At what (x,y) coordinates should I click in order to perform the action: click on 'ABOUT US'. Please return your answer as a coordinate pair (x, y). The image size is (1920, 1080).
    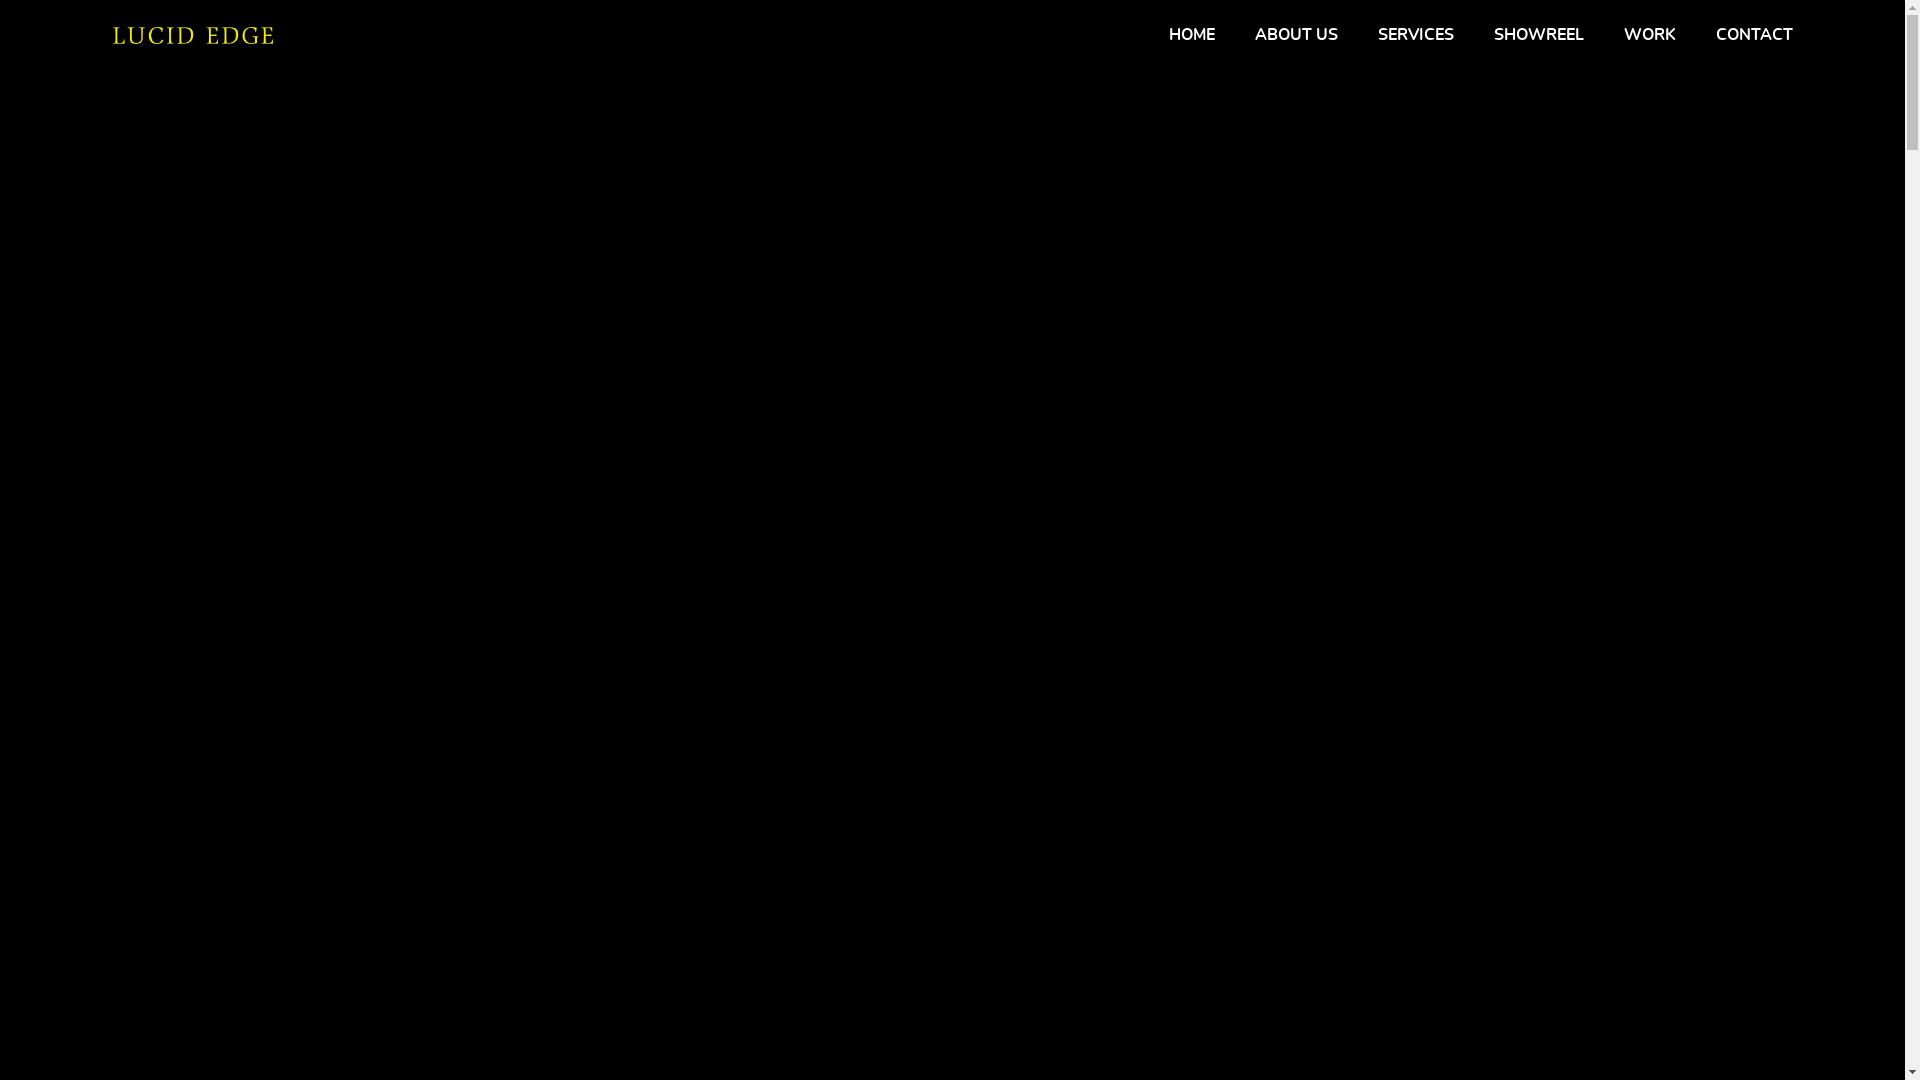
    Looking at the image, I should click on (1295, 35).